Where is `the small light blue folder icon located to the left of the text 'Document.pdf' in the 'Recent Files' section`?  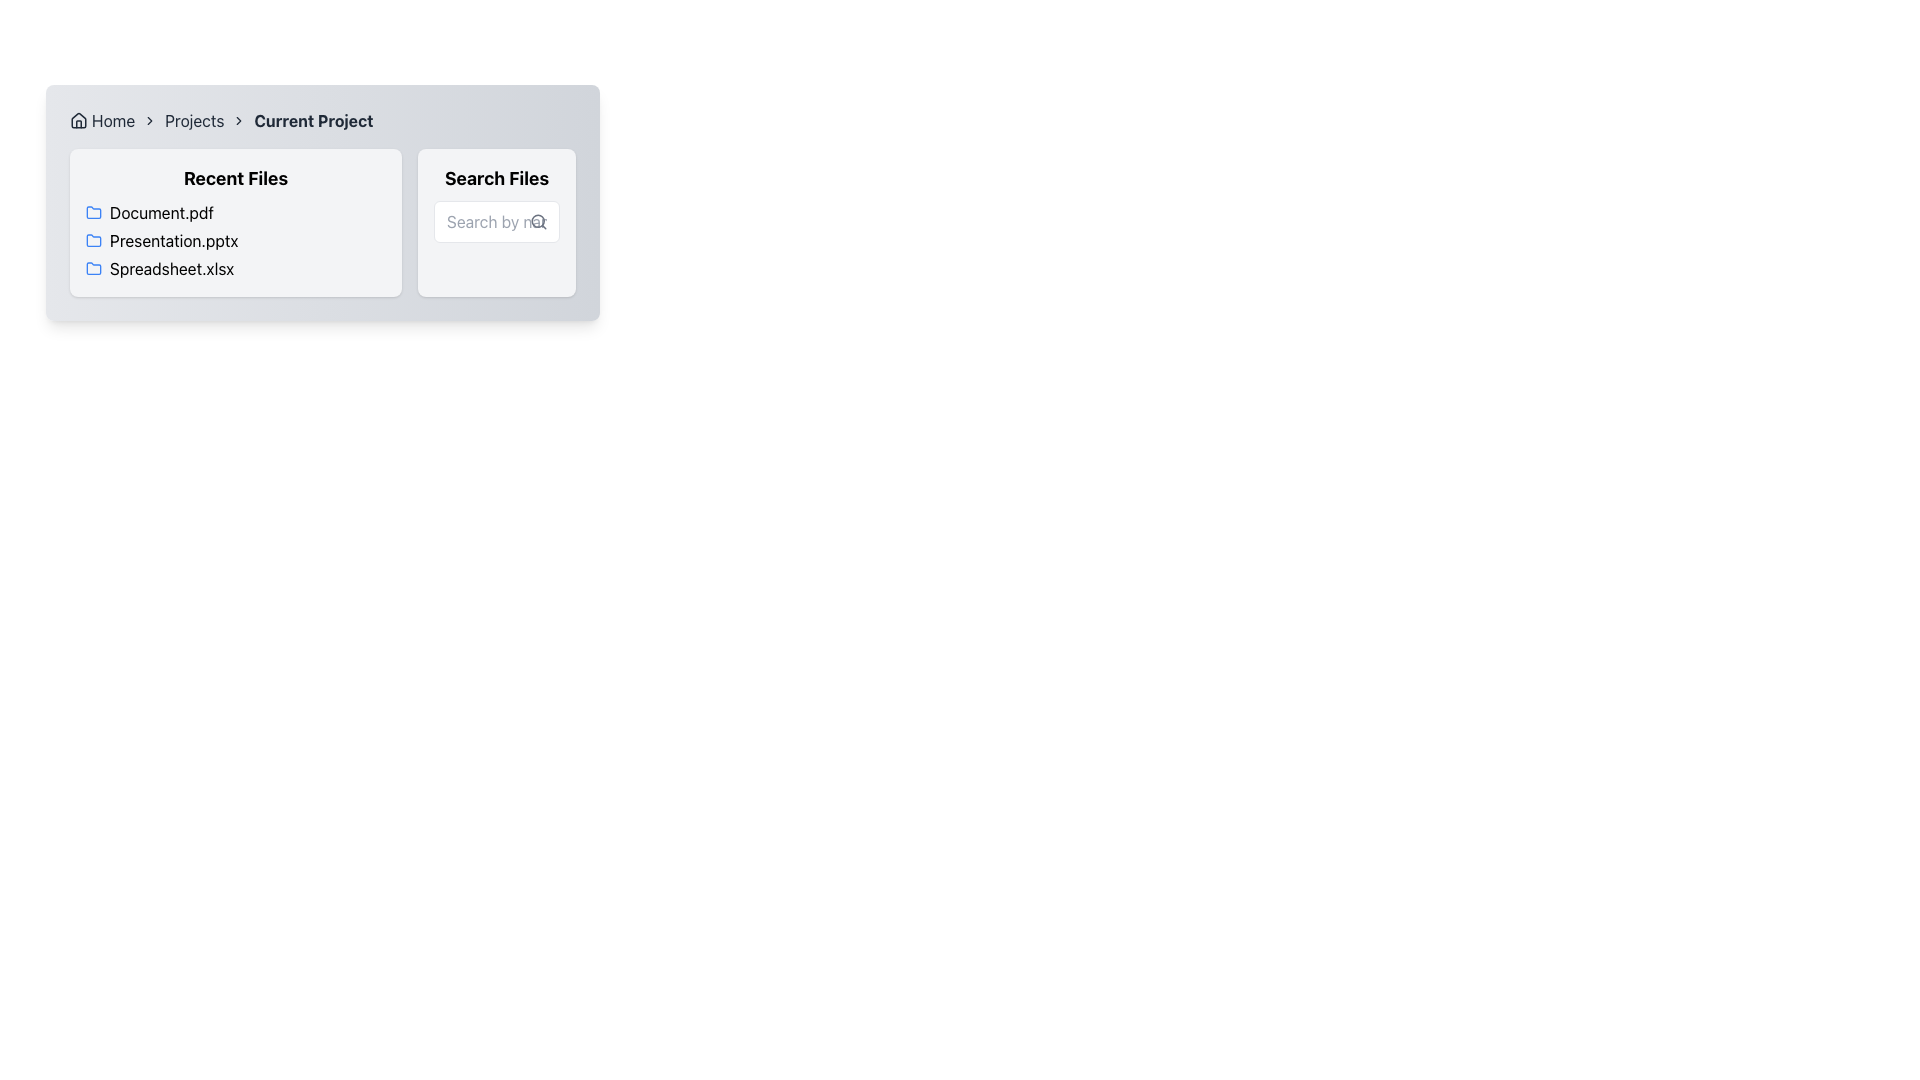 the small light blue folder icon located to the left of the text 'Document.pdf' in the 'Recent Files' section is located at coordinates (93, 212).